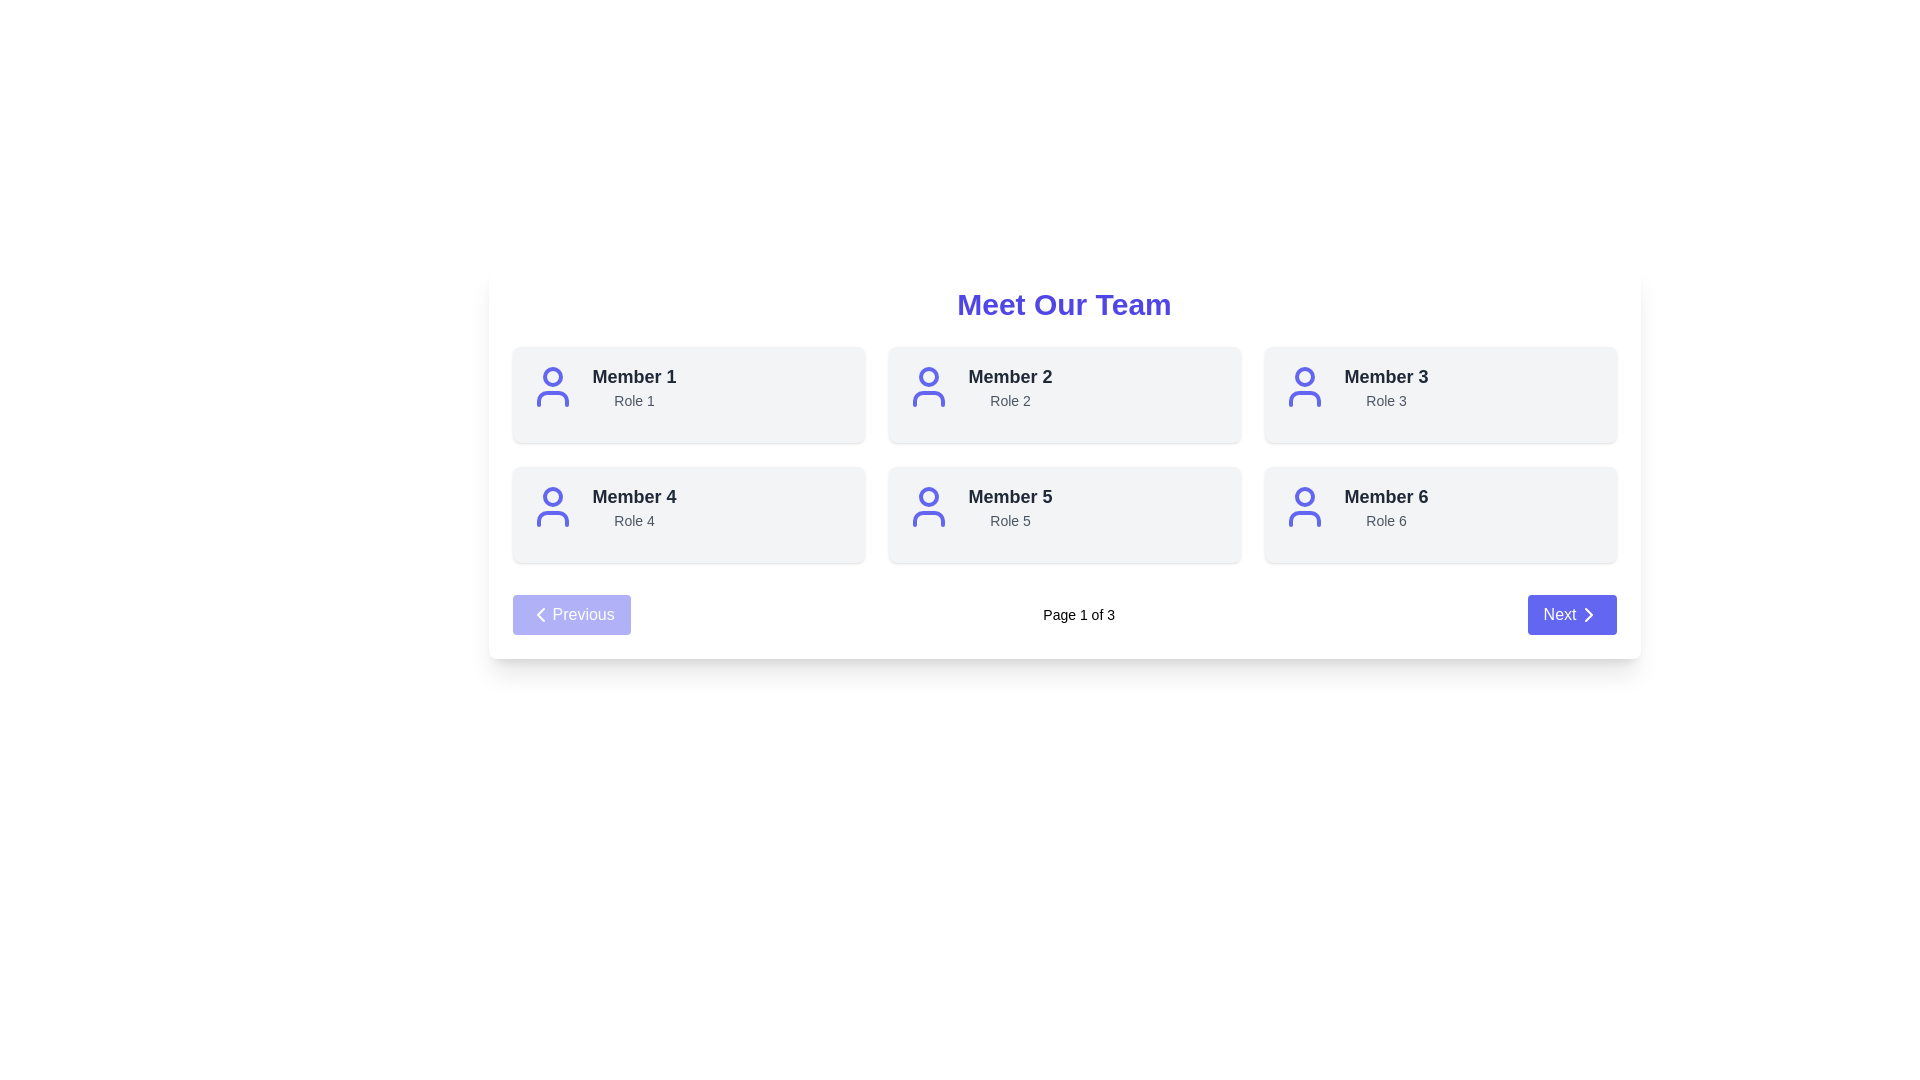 This screenshot has width=1920, height=1080. What do you see at coordinates (927, 386) in the screenshot?
I see `the user icon representing 'Member 2' in the top row's middle column of the 'Meet Our Team' section` at bounding box center [927, 386].